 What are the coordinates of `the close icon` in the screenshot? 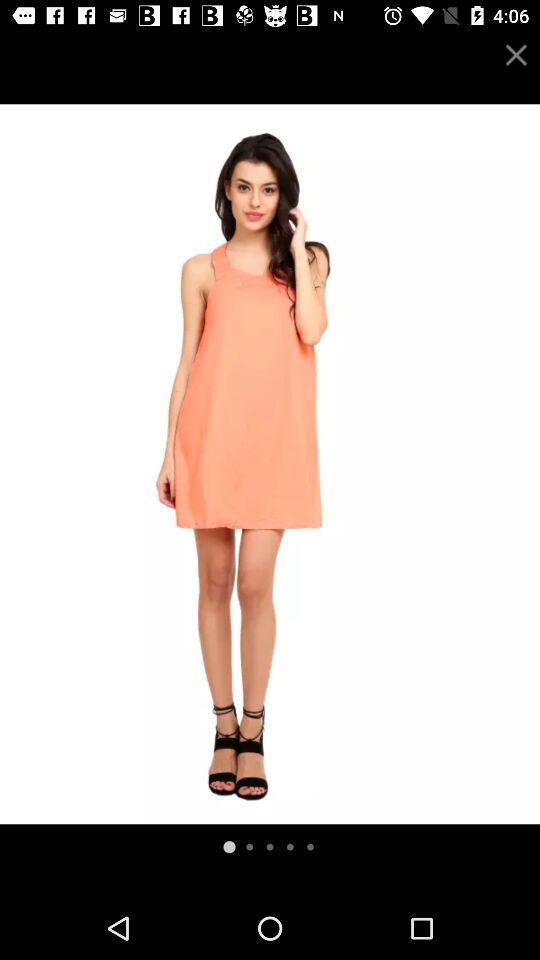 It's located at (516, 54).